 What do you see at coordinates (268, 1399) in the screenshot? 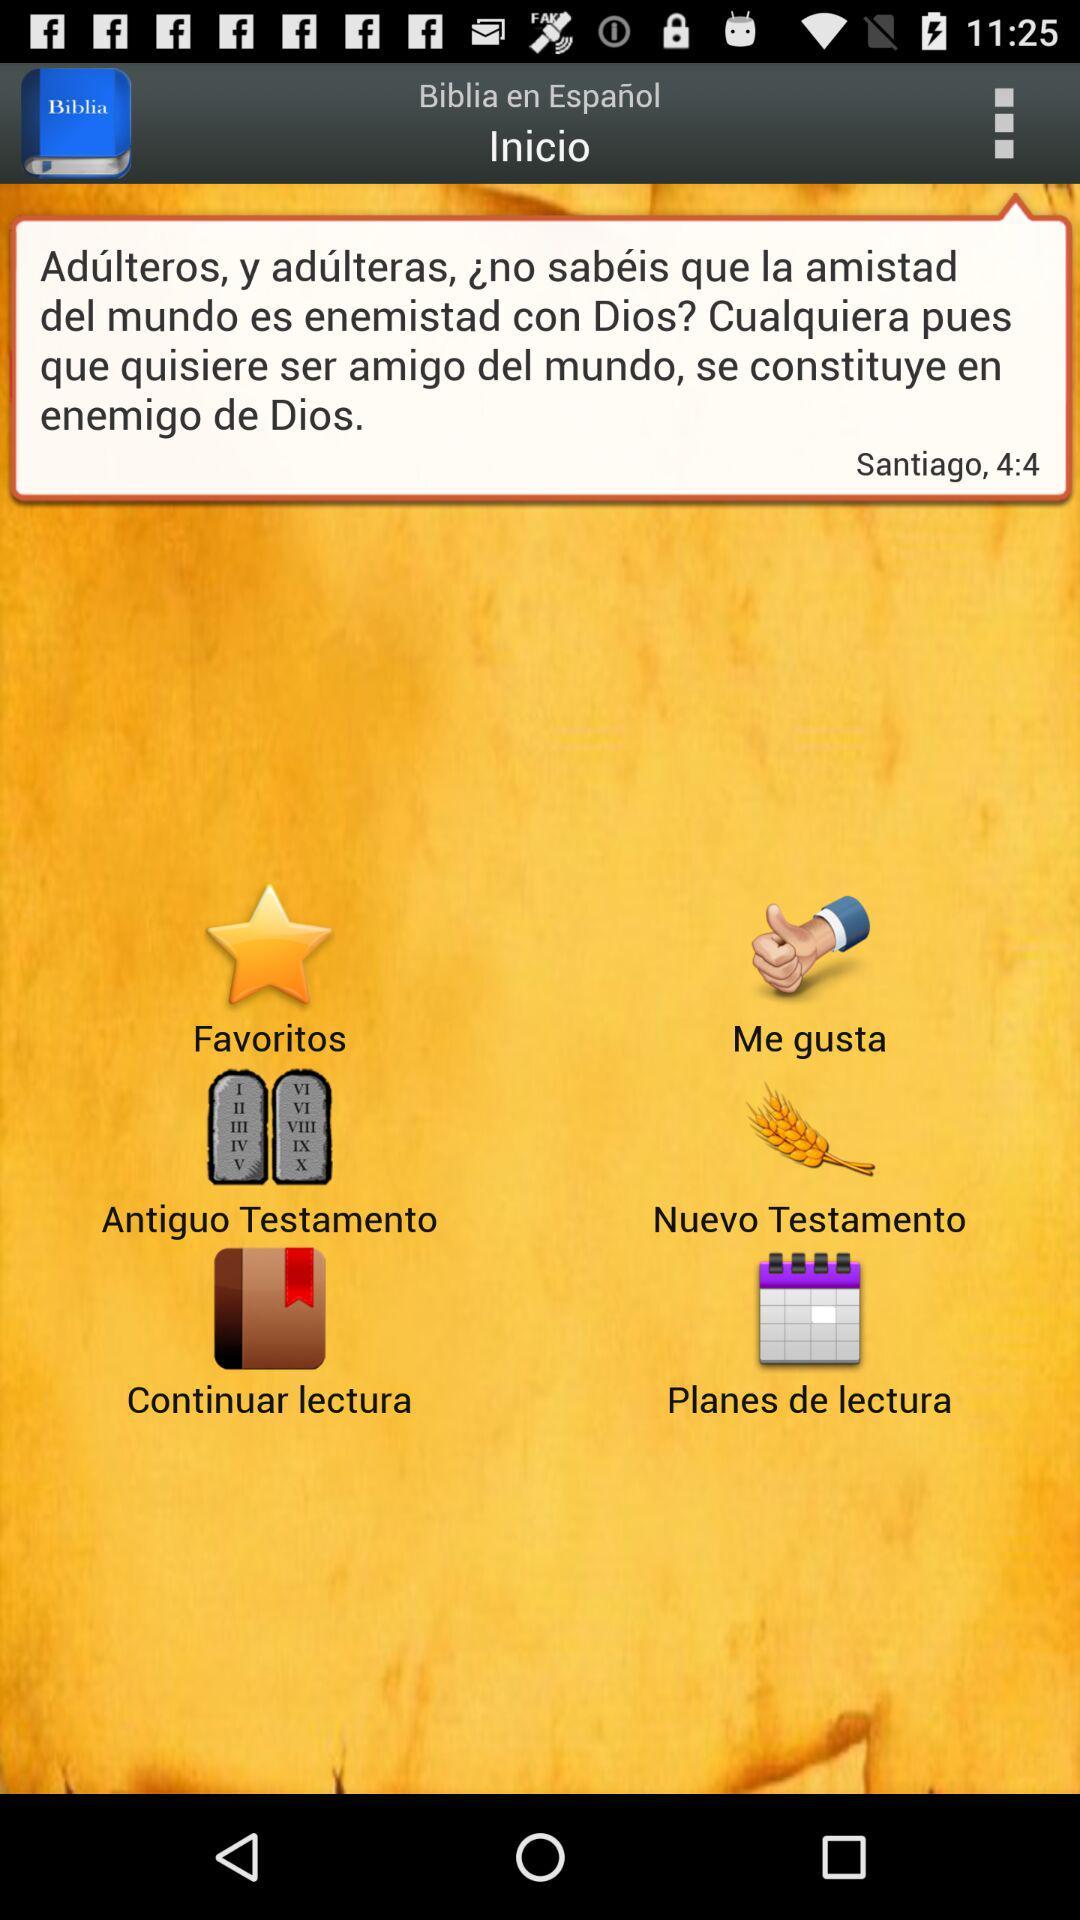
I see `the book icon` at bounding box center [268, 1399].